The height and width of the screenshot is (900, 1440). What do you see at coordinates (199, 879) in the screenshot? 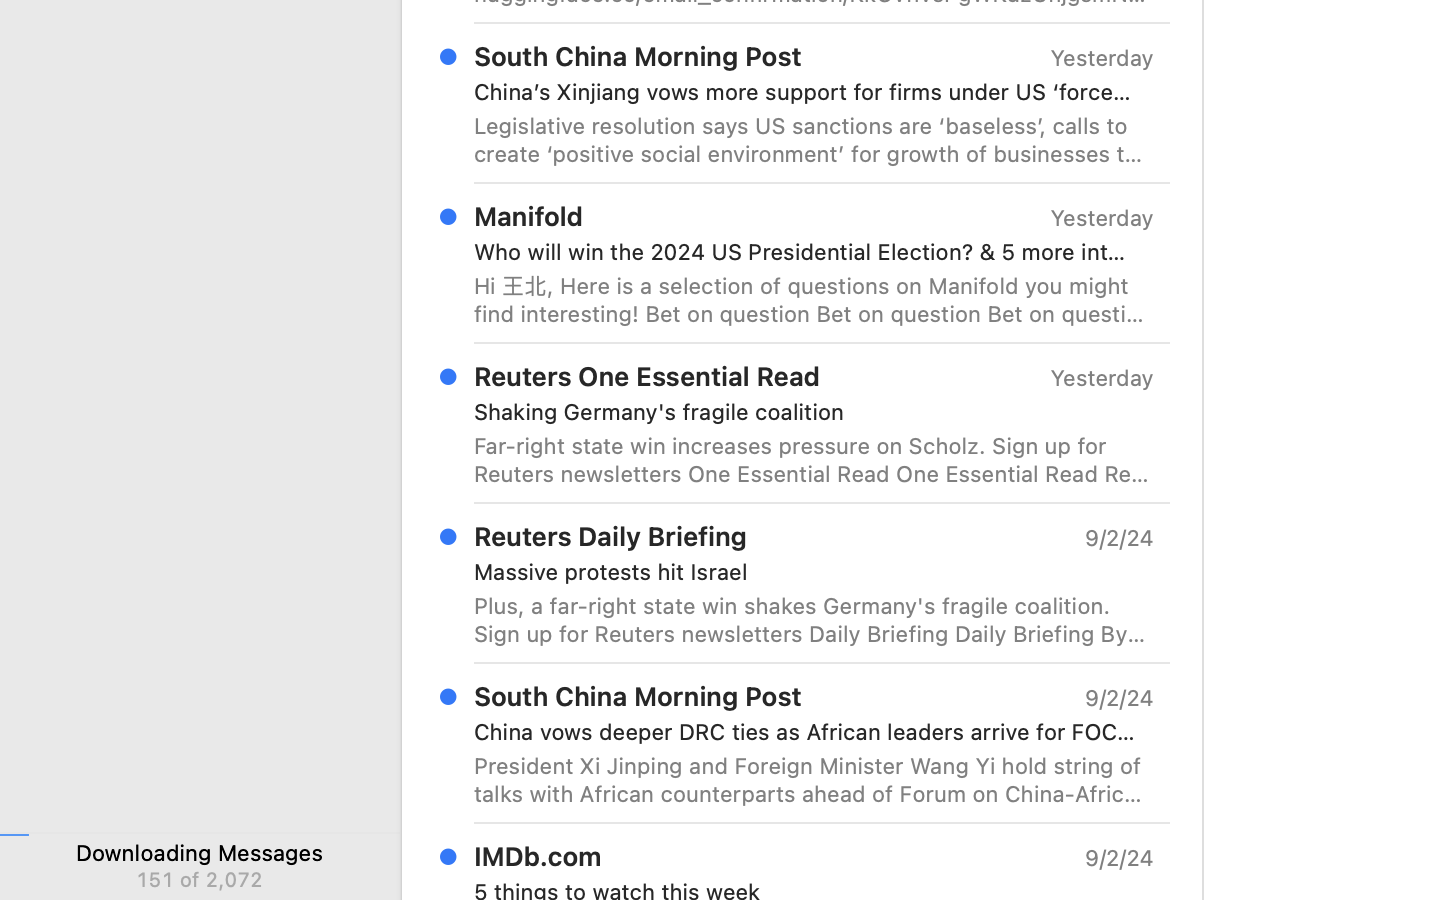
I see `'2,072 new messages'` at bounding box center [199, 879].